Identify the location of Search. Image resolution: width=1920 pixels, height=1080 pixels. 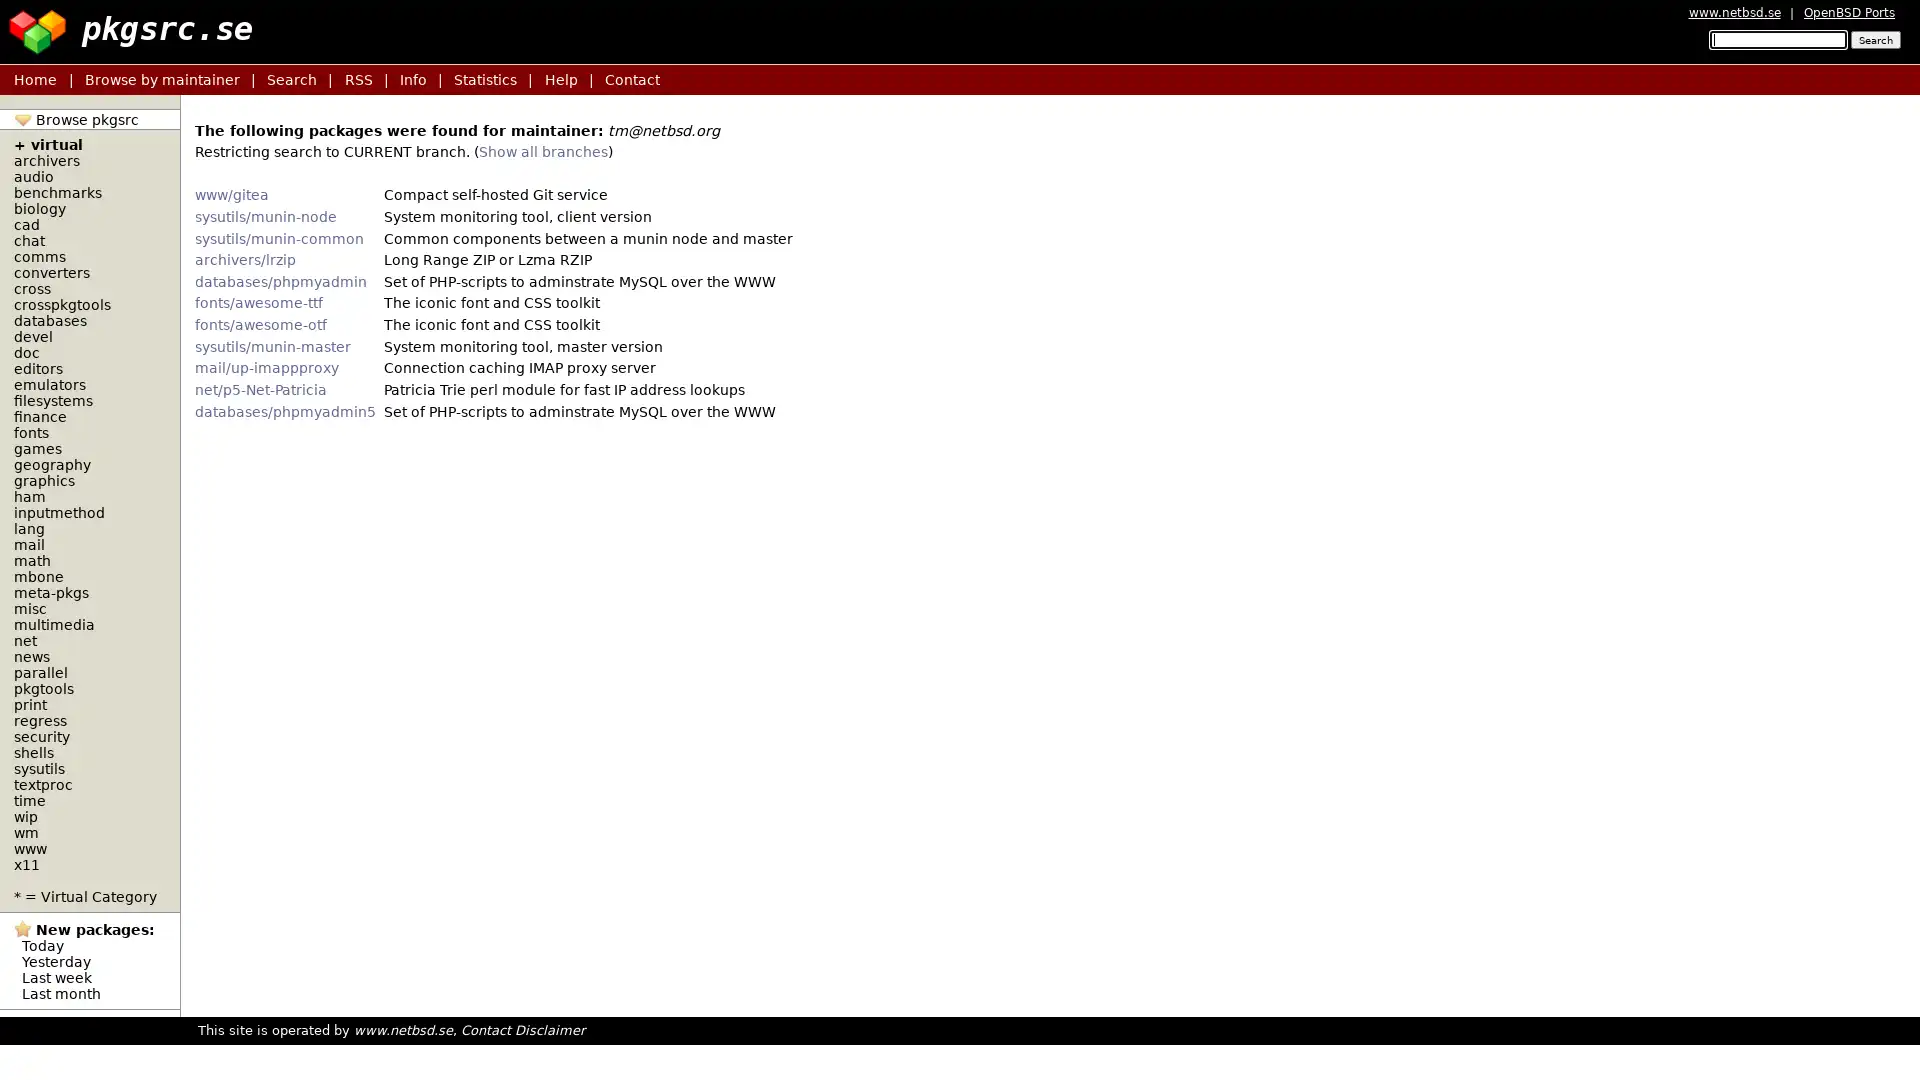
(1874, 39).